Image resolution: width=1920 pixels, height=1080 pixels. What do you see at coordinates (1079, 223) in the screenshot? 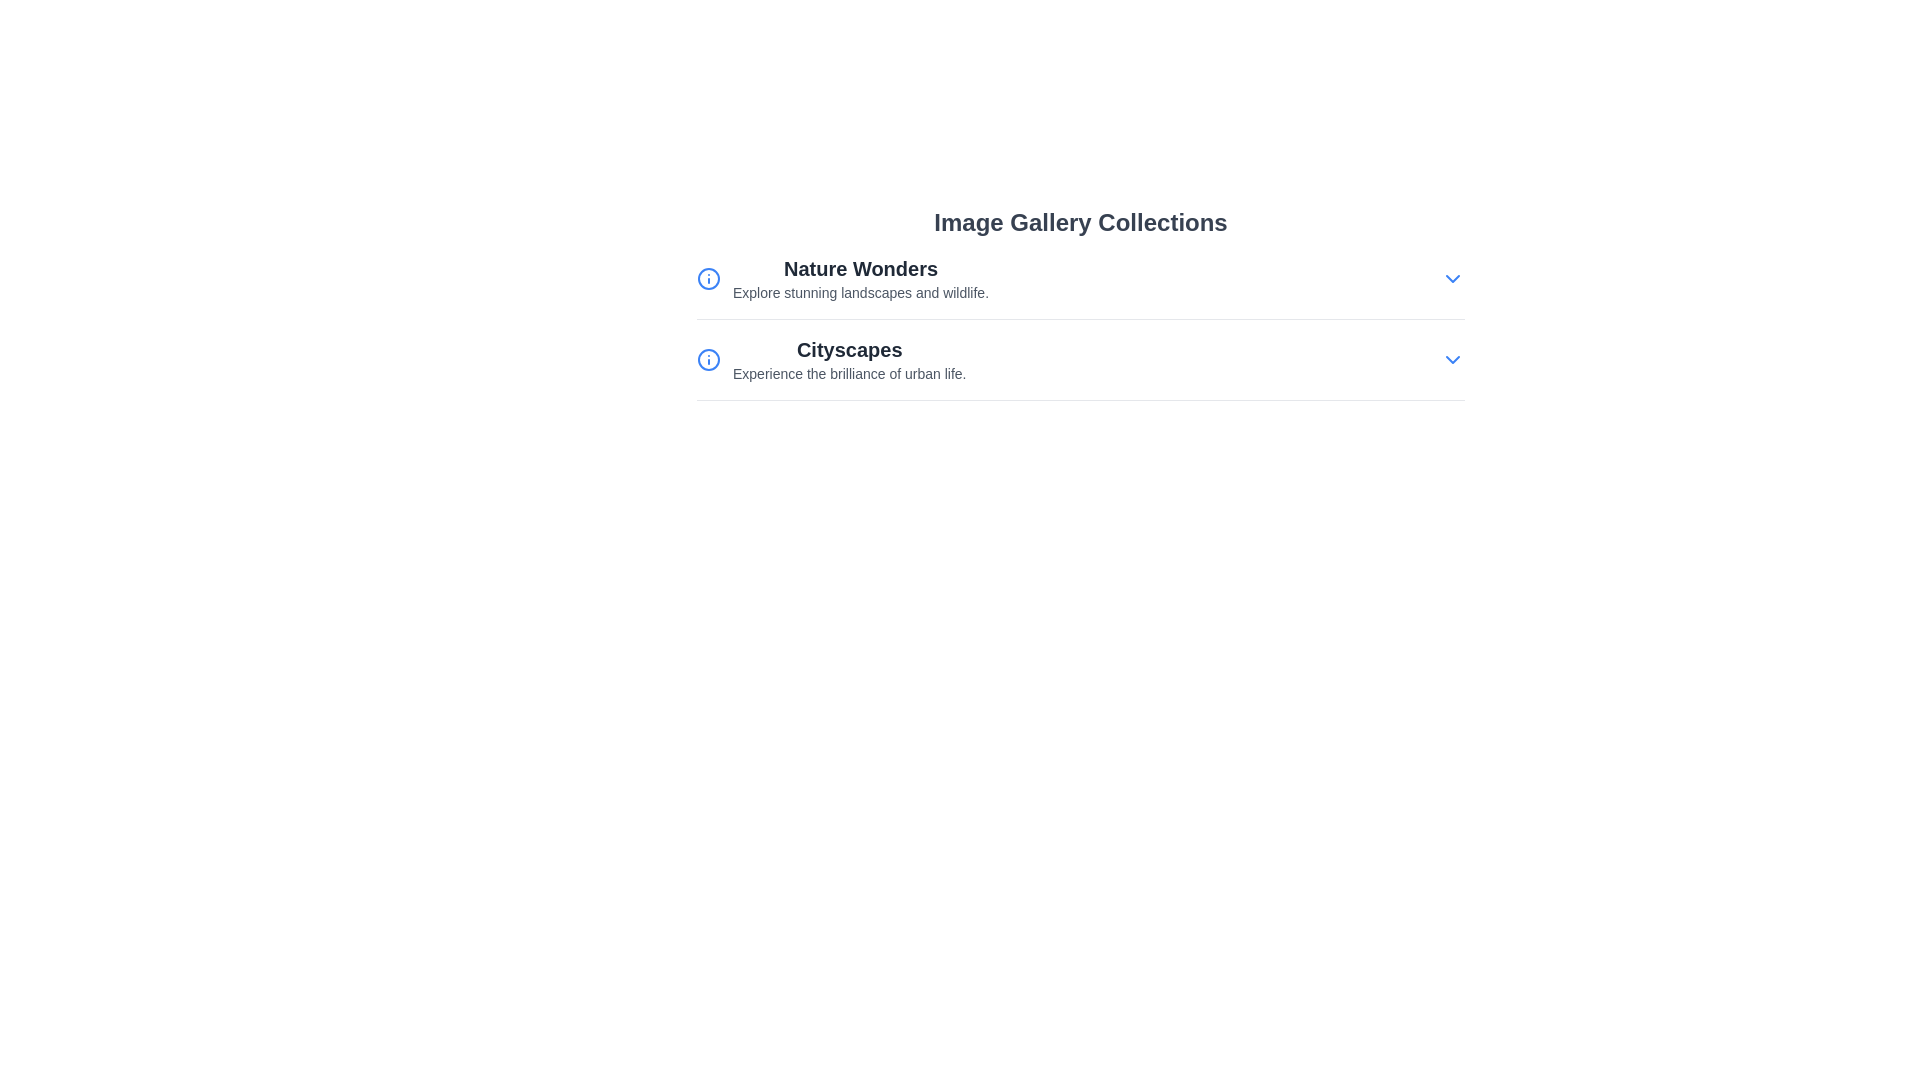
I see `centered header text 'Image Gallery Collections' which is prominently displayed at the top of its section in a larger bold font` at bounding box center [1079, 223].